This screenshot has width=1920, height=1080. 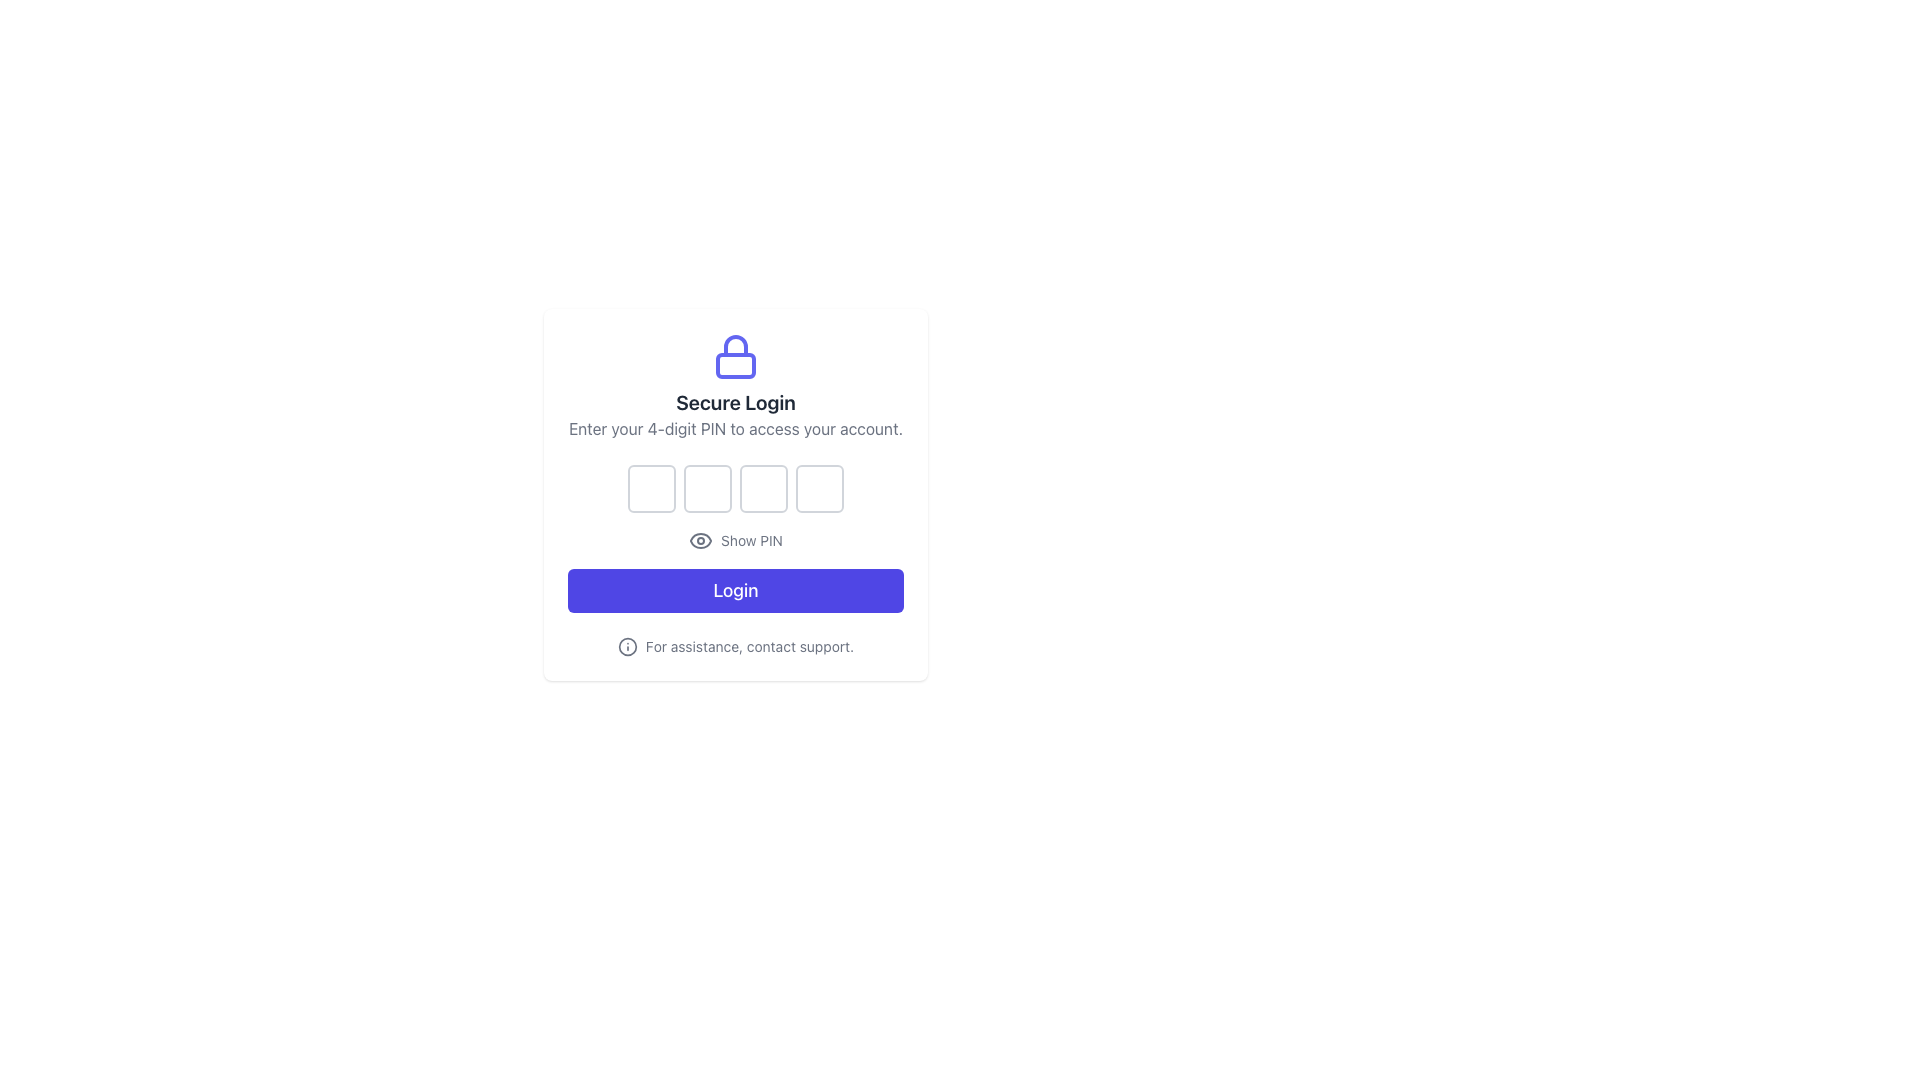 What do you see at coordinates (734, 356) in the screenshot?
I see `the blue outlined lock icon located at the center-top of the card section, directly above the 'Secure Login' text` at bounding box center [734, 356].